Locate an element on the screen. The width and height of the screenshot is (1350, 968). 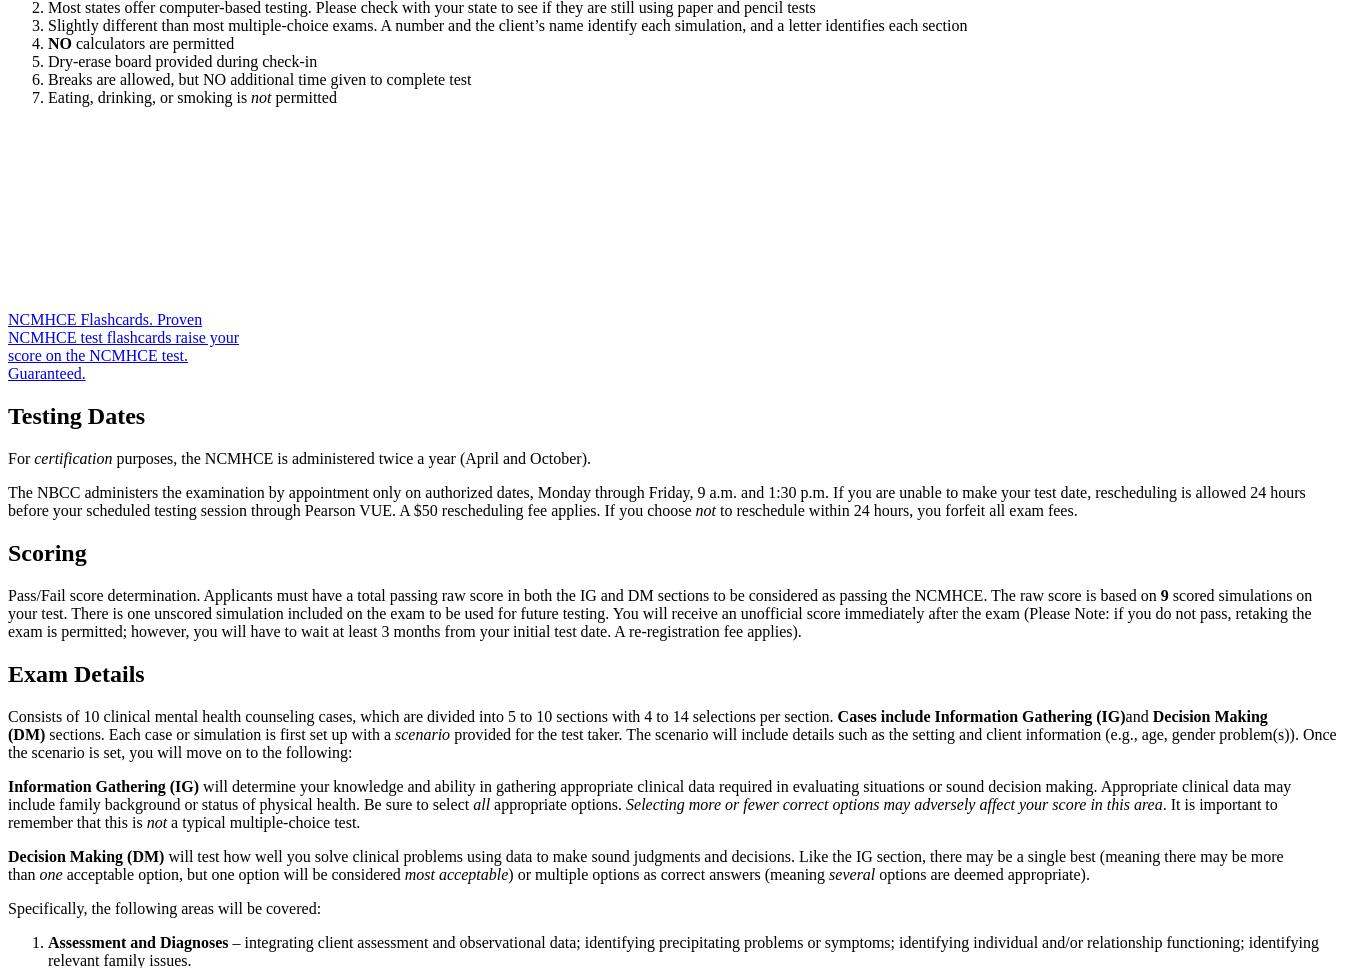
'will test how well you solve clinical problems using data to make sound judgments and decisions. Like the IG section, there may be a single best (meaning there may be more than' is located at coordinates (645, 863).